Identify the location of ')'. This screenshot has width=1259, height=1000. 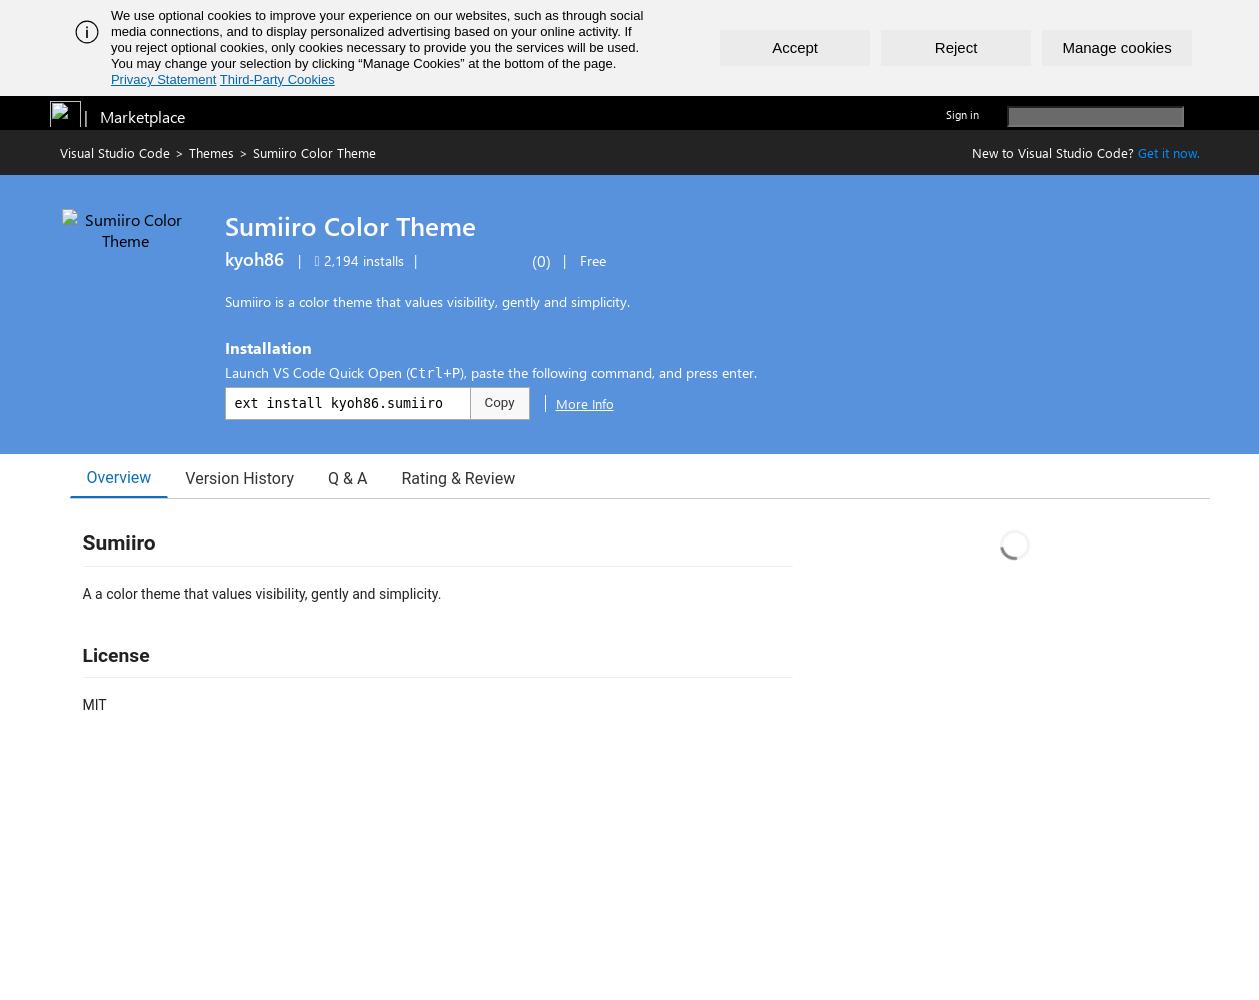
(547, 260).